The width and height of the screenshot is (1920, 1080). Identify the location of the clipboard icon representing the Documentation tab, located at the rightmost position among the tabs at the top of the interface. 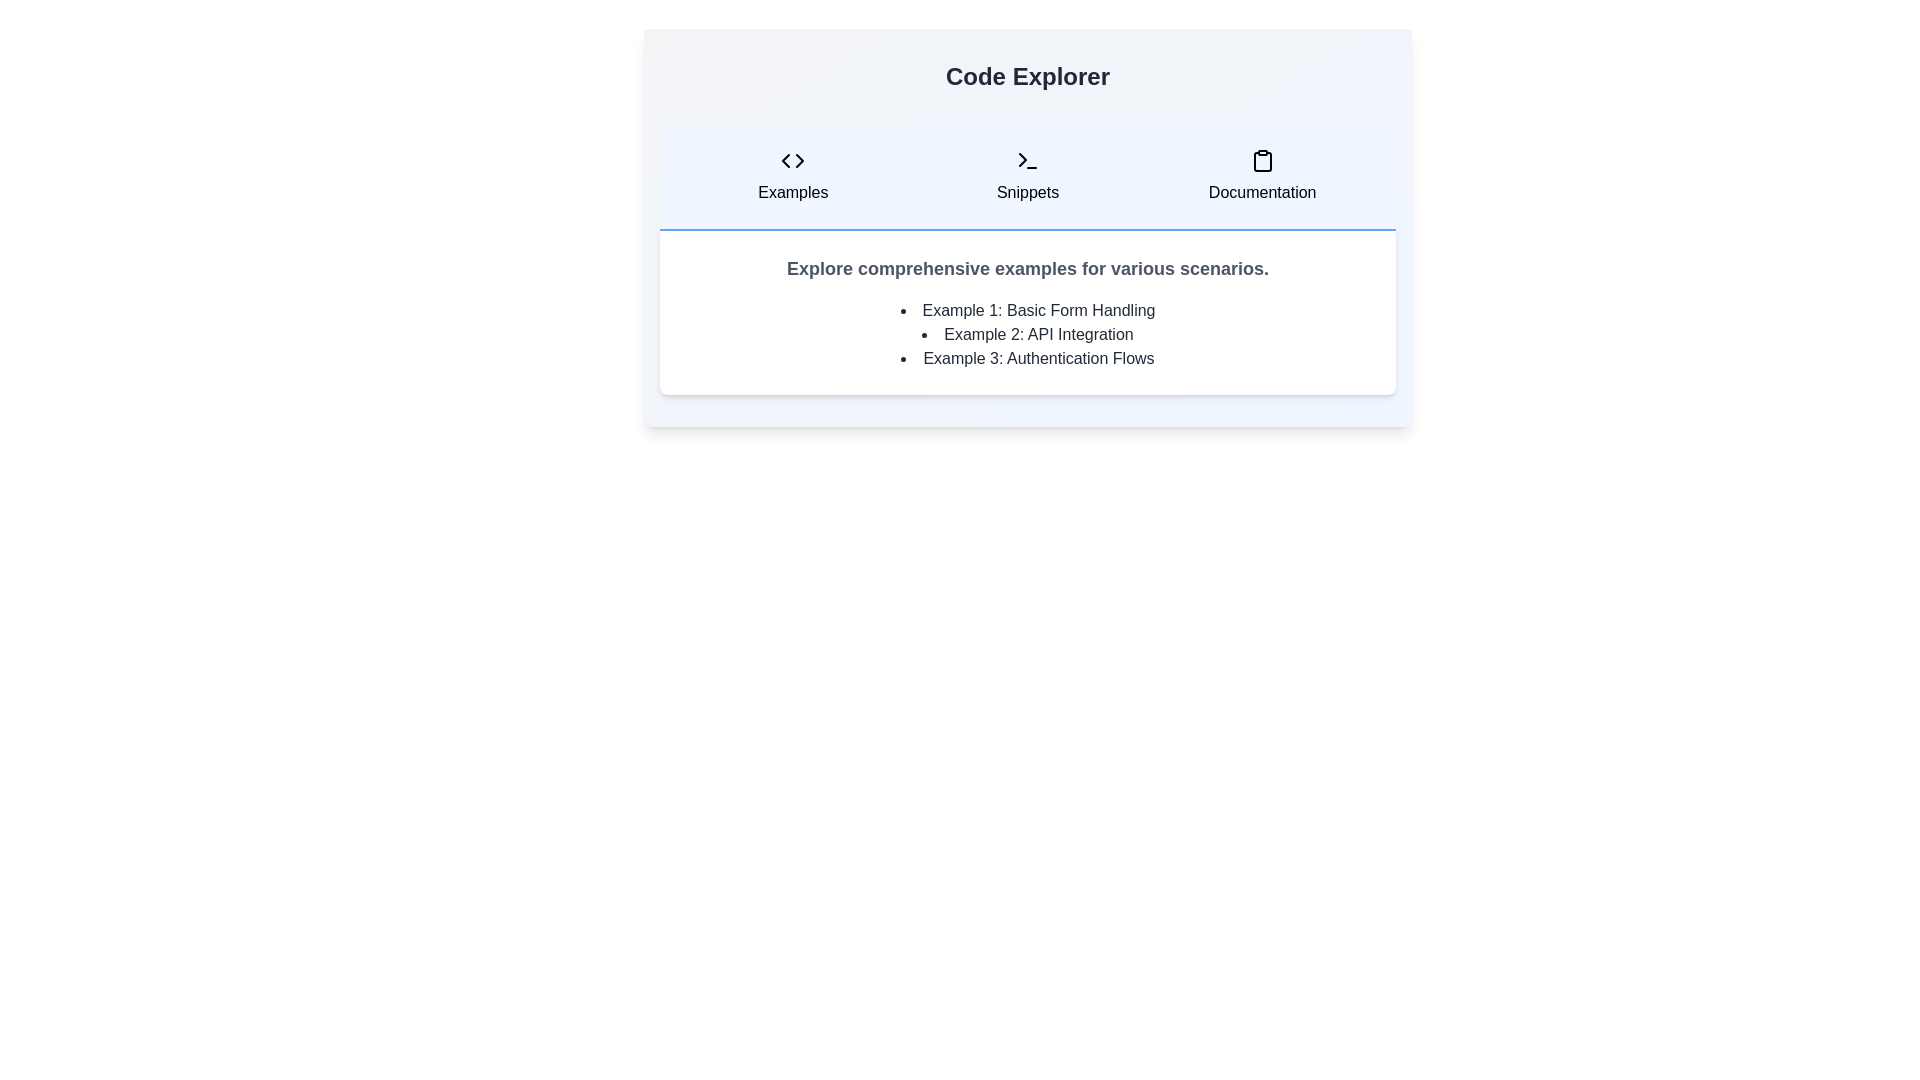
(1261, 160).